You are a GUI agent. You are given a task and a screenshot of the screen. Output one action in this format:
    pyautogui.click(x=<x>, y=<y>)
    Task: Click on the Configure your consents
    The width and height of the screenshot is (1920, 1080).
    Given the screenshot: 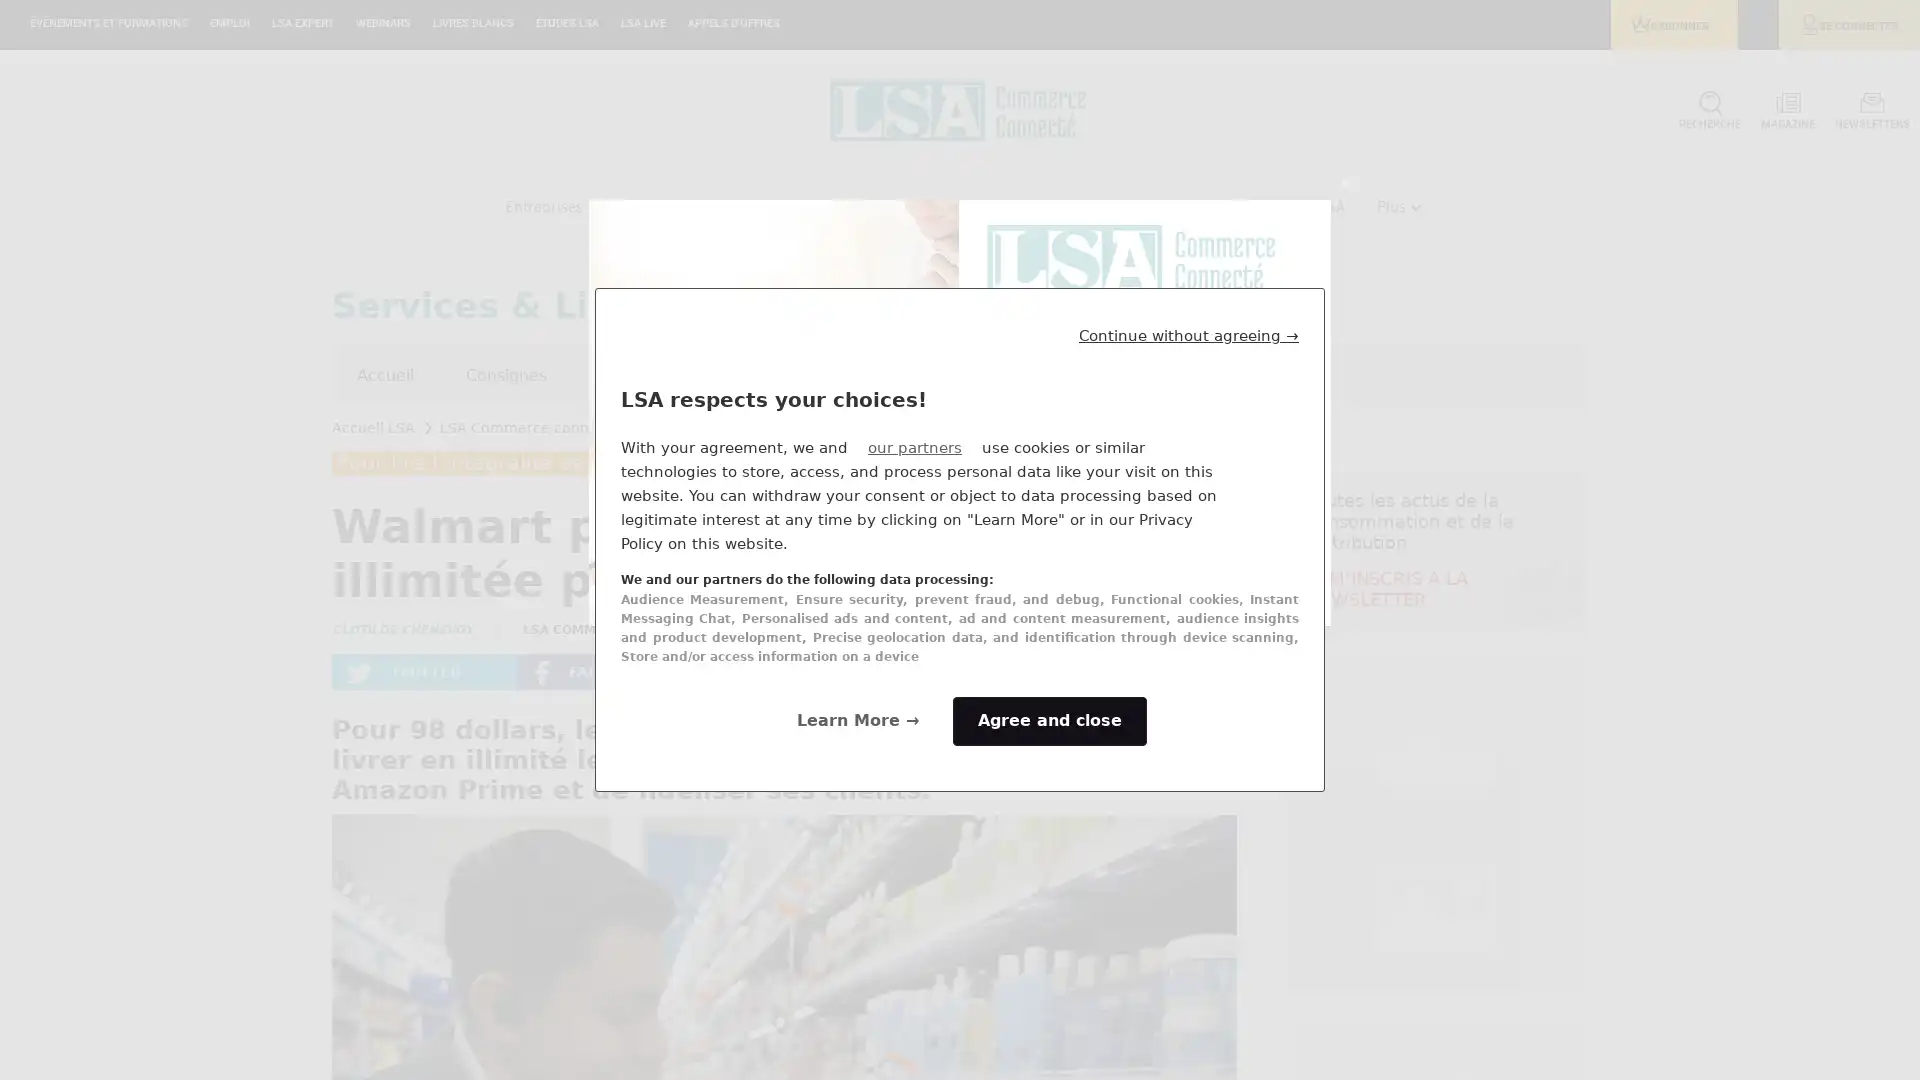 What is the action you would take?
    pyautogui.click(x=858, y=721)
    